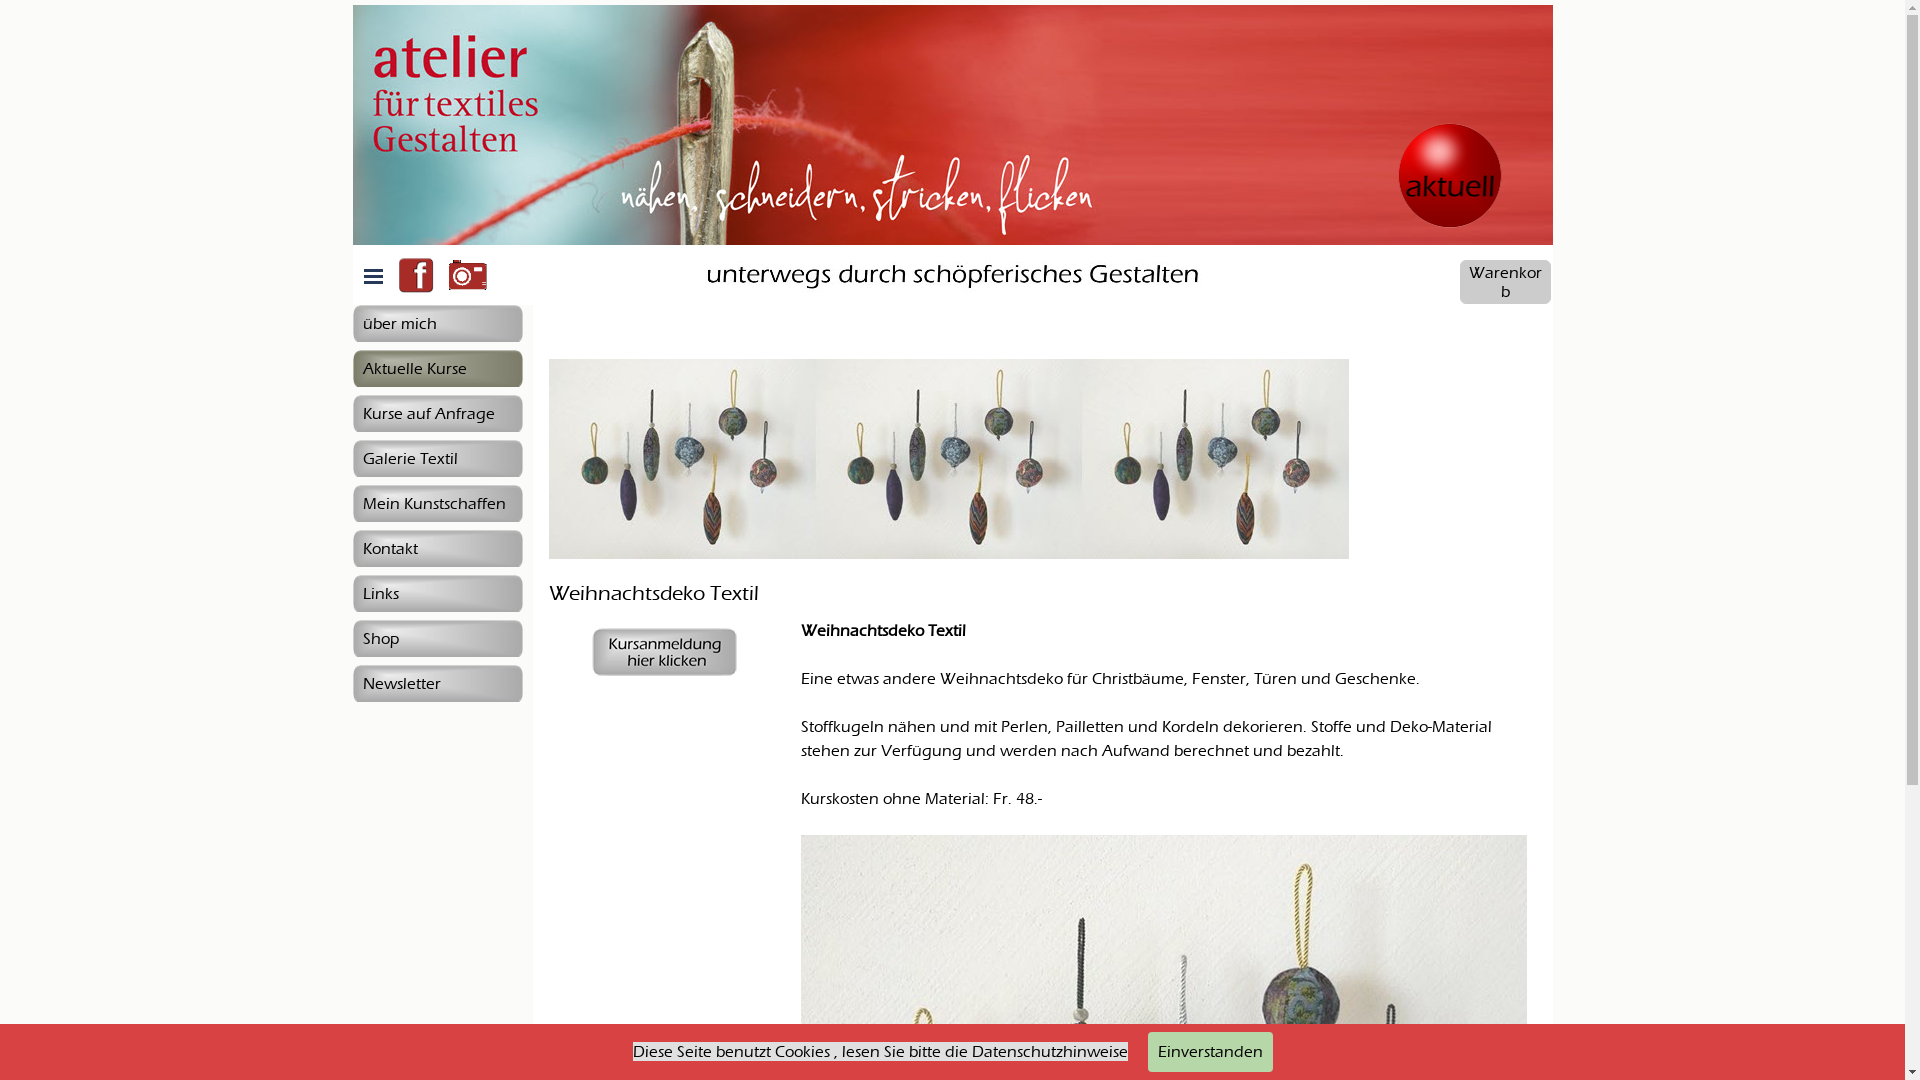 This screenshot has width=1920, height=1080. Describe the element at coordinates (435, 592) in the screenshot. I see `'Links'` at that location.